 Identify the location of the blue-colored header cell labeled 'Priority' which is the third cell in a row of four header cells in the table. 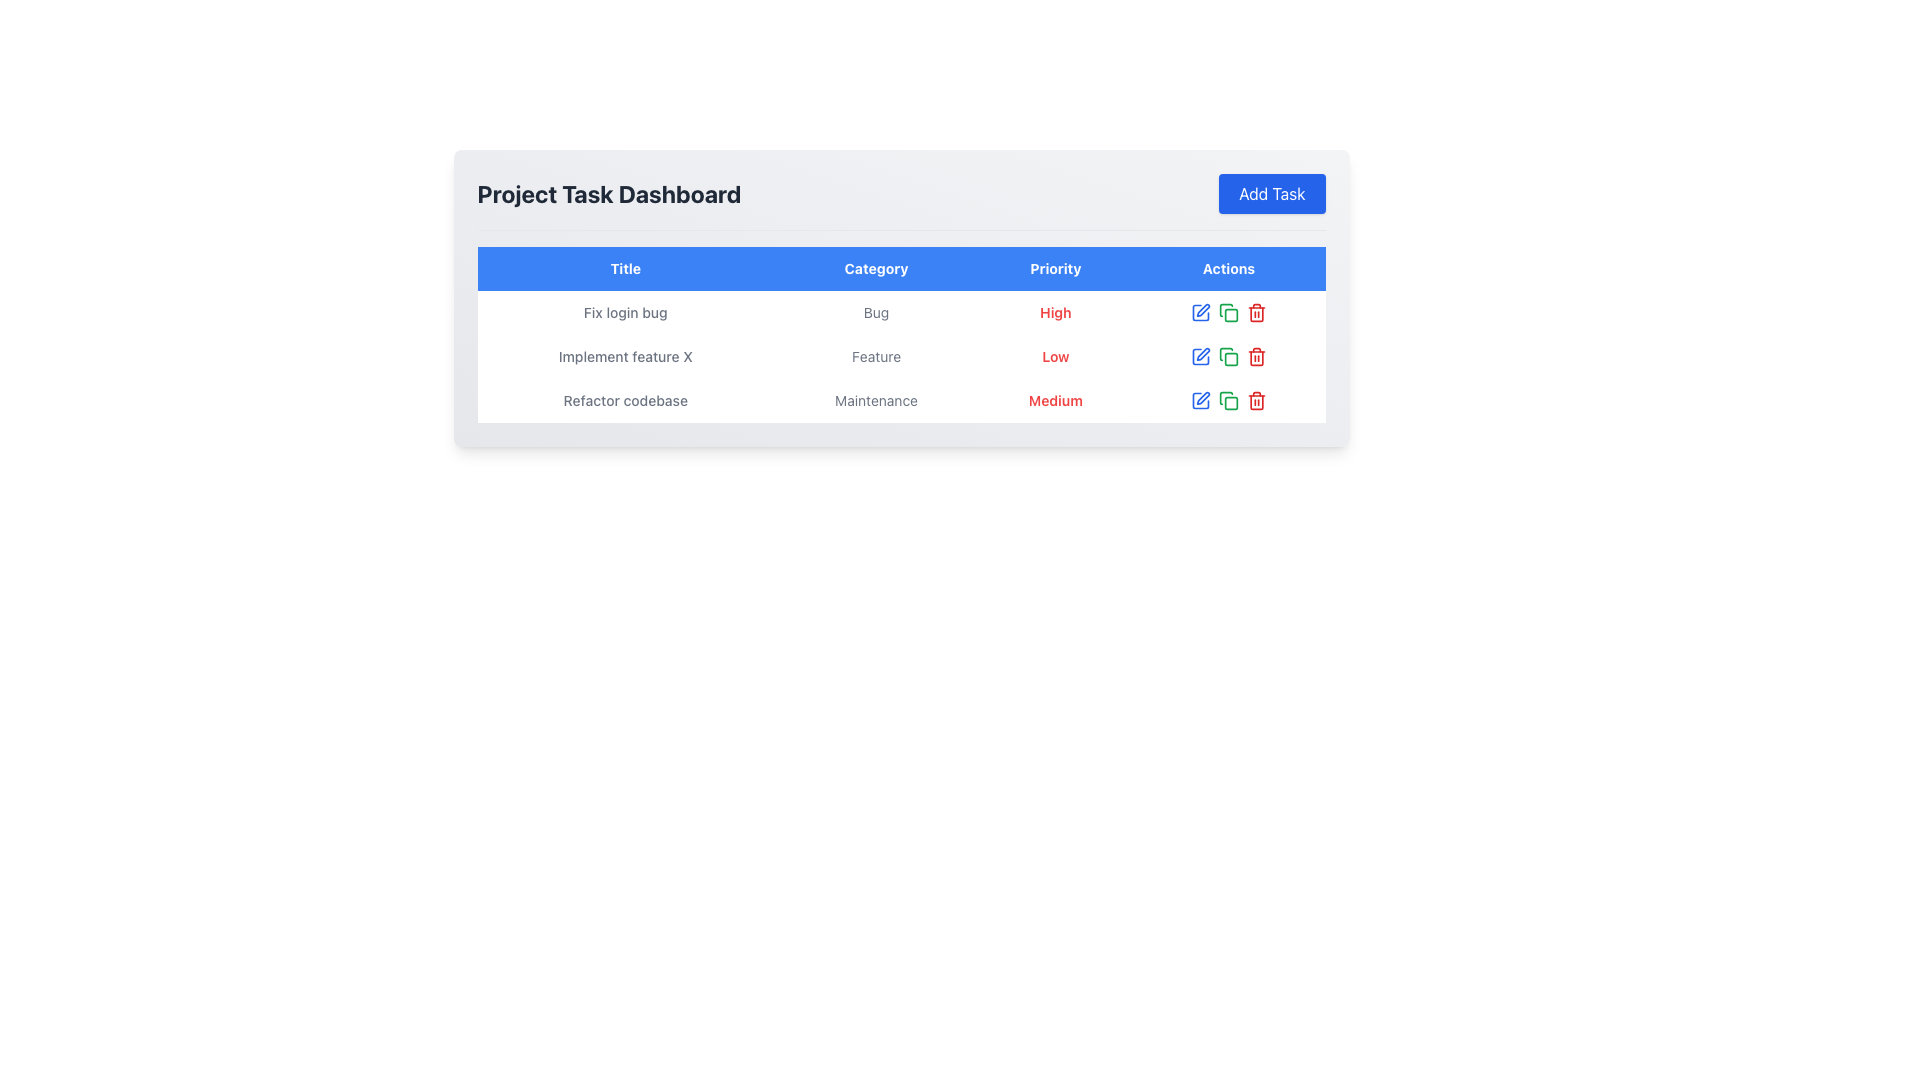
(1054, 268).